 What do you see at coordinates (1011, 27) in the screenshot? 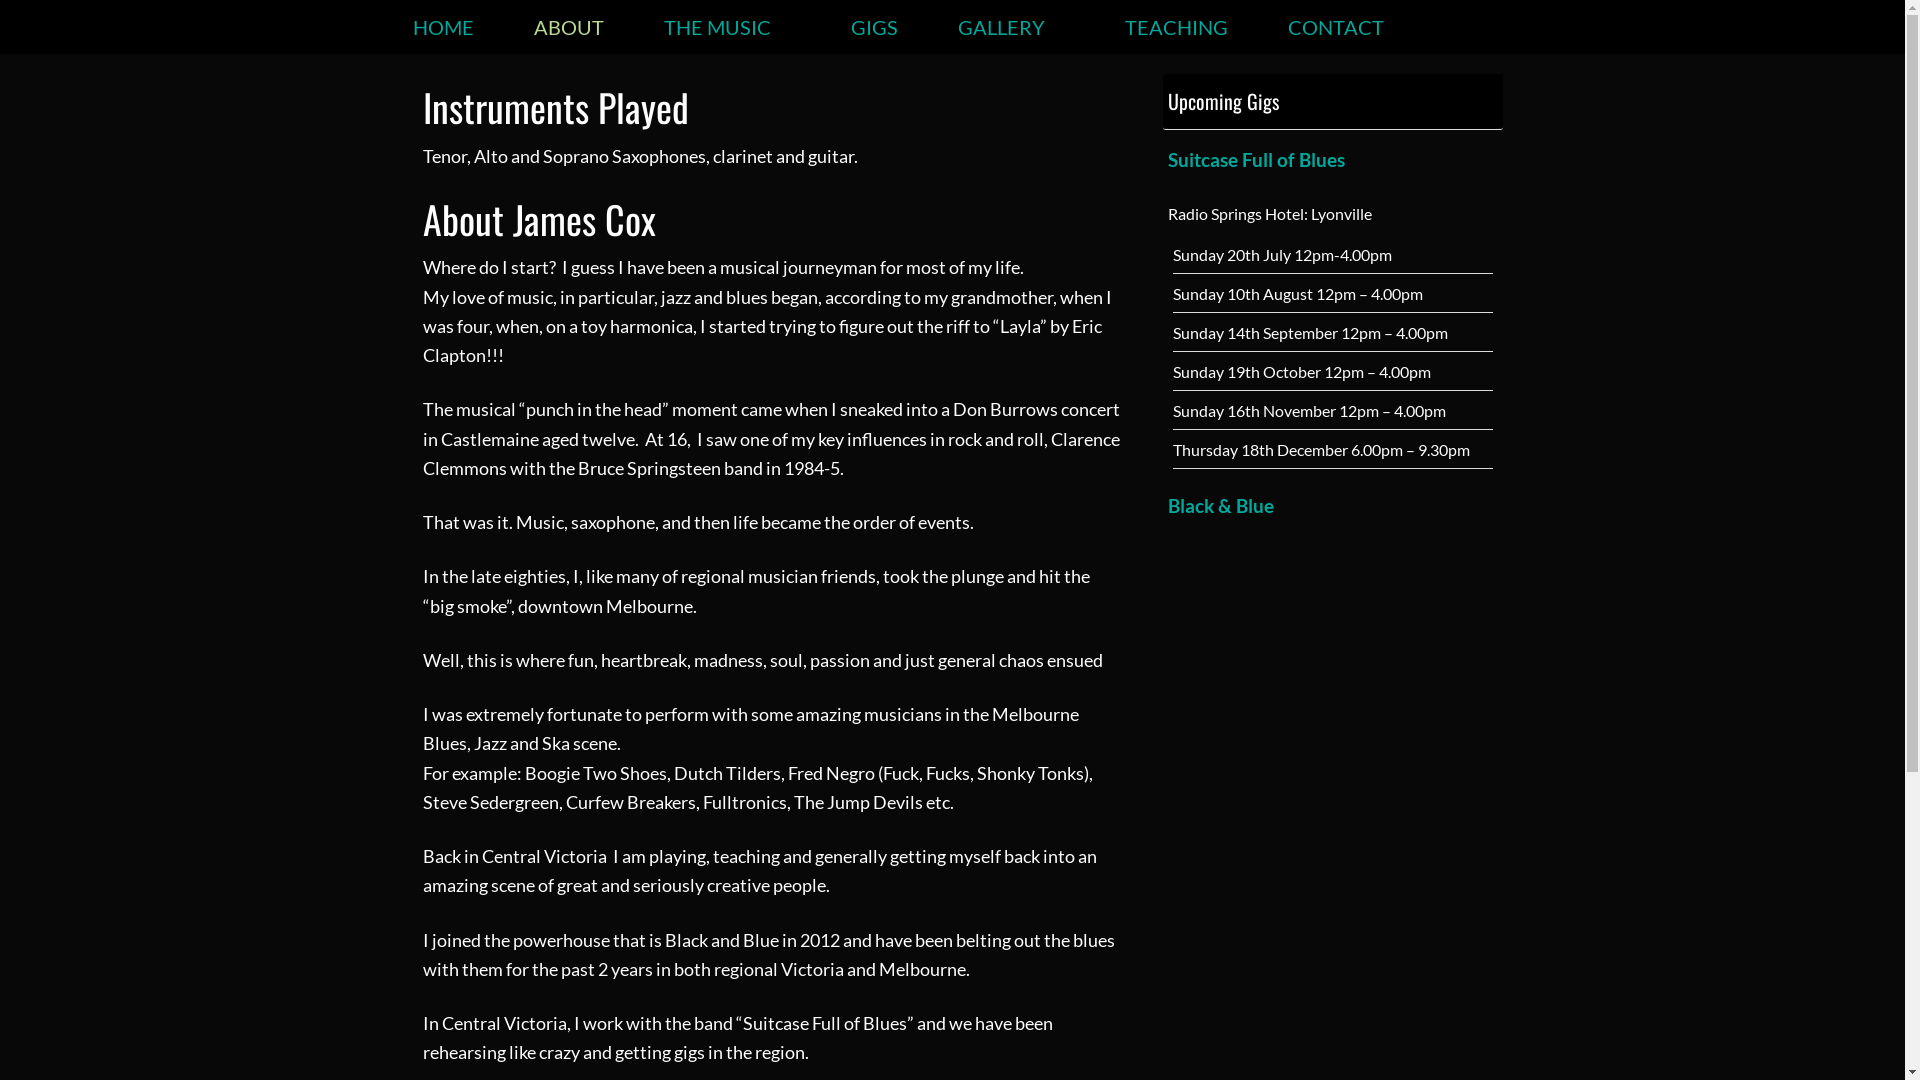
I see `'GALLERY'` at bounding box center [1011, 27].